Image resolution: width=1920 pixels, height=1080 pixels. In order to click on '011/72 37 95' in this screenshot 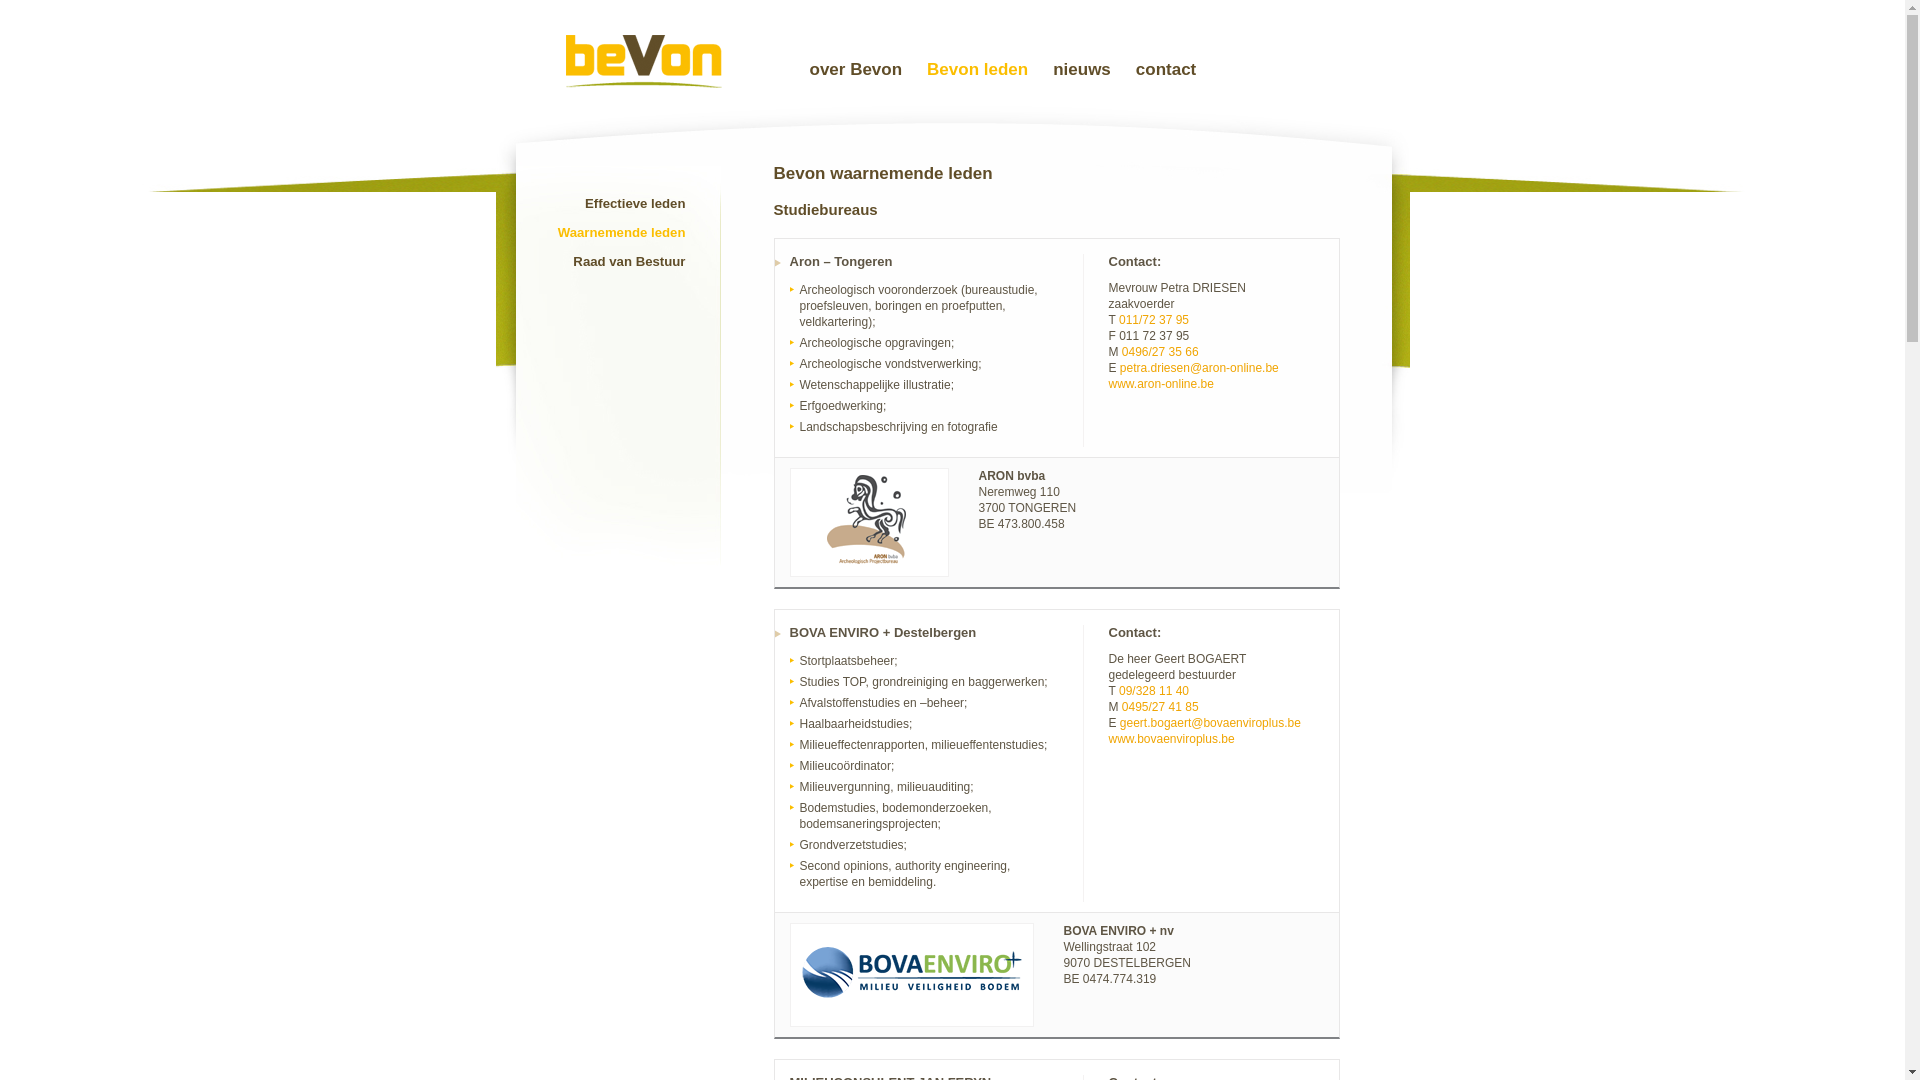, I will do `click(1117, 319)`.